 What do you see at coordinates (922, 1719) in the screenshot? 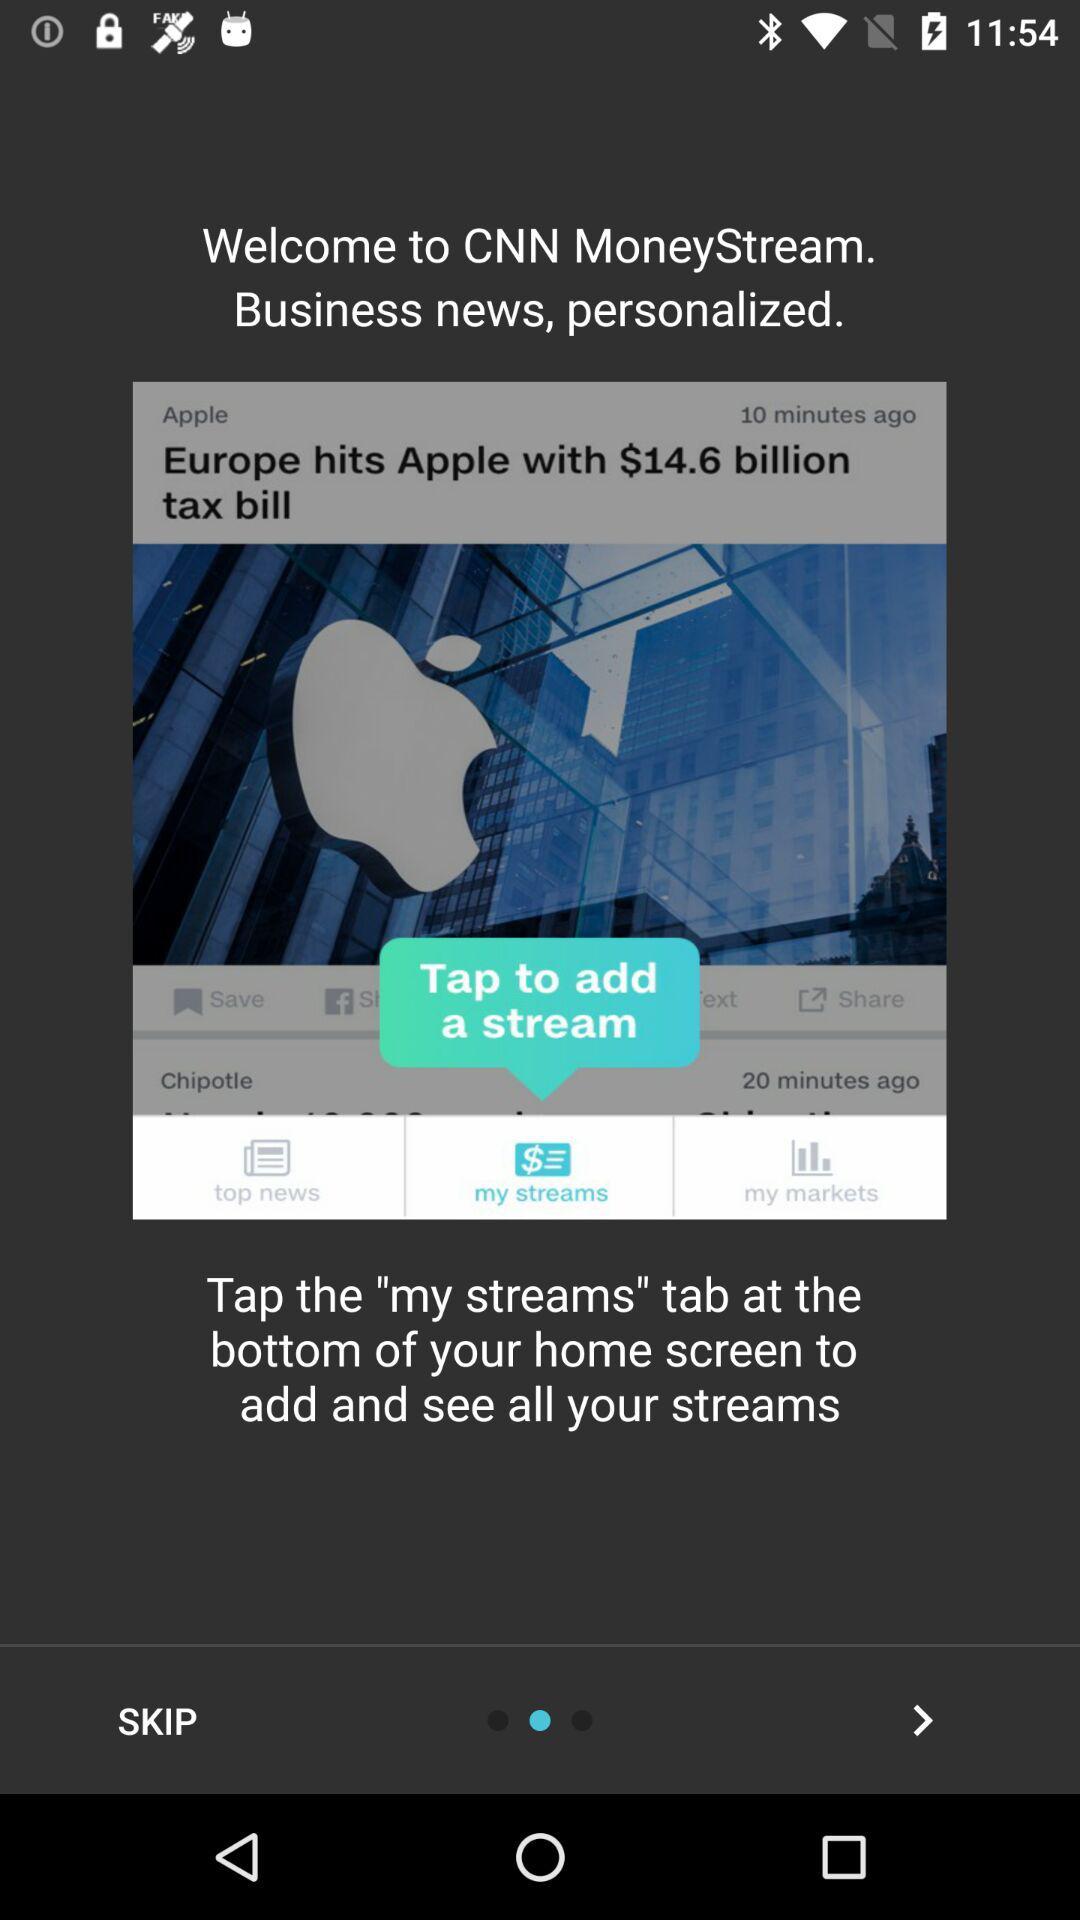
I see `next button` at bounding box center [922, 1719].